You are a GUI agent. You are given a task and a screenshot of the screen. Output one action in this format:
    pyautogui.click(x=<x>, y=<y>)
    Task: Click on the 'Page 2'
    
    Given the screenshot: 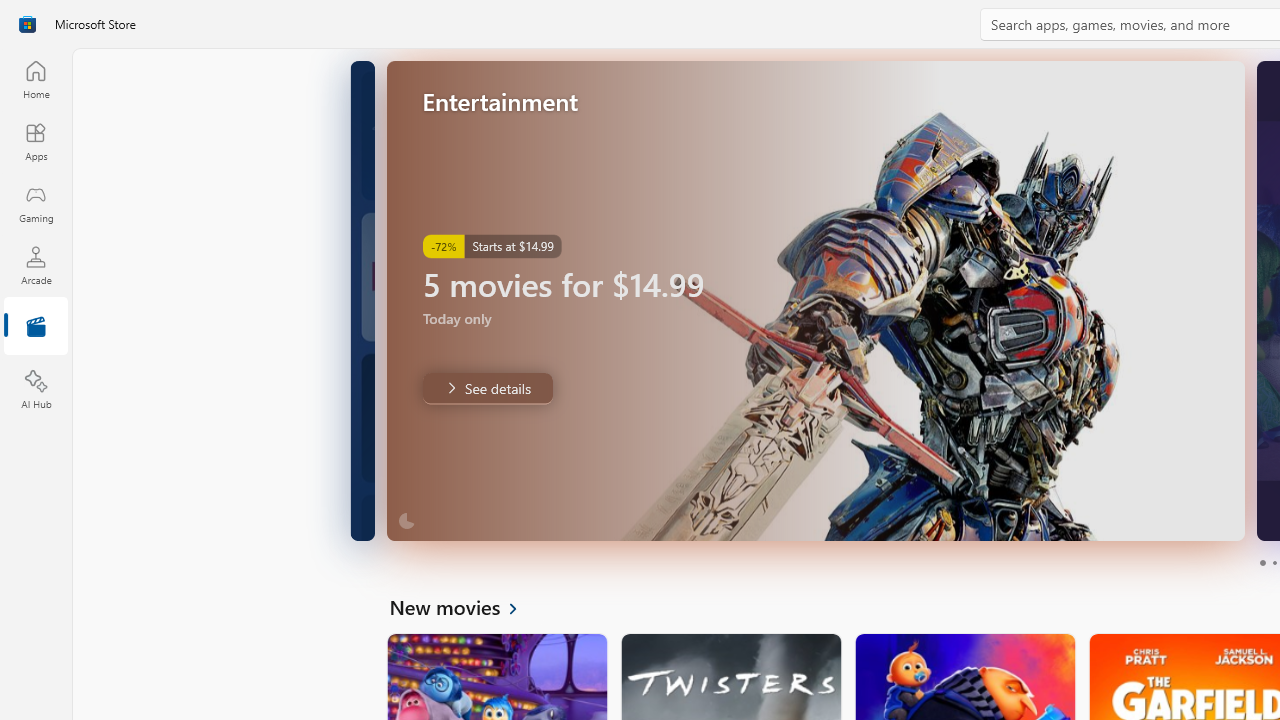 What is the action you would take?
    pyautogui.click(x=1273, y=563)
    